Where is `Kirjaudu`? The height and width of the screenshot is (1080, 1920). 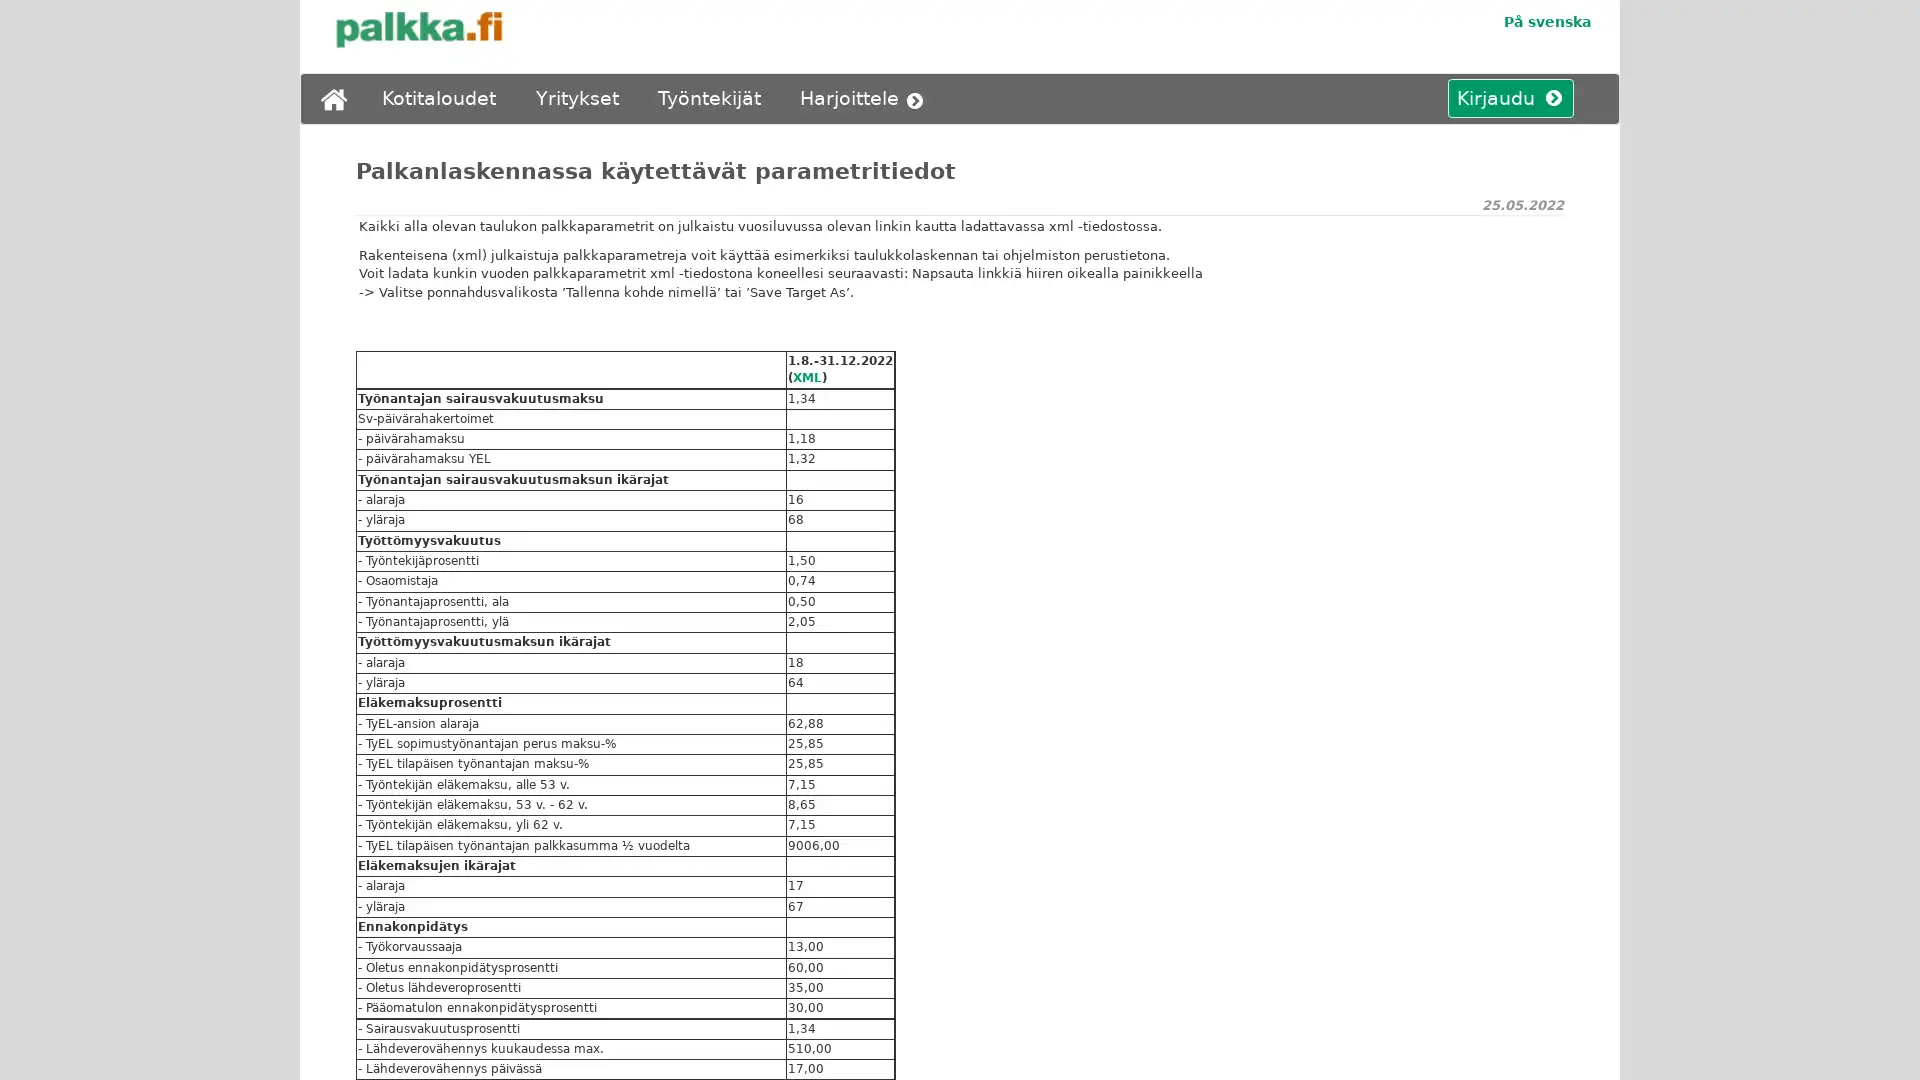 Kirjaudu is located at coordinates (1502, 99).